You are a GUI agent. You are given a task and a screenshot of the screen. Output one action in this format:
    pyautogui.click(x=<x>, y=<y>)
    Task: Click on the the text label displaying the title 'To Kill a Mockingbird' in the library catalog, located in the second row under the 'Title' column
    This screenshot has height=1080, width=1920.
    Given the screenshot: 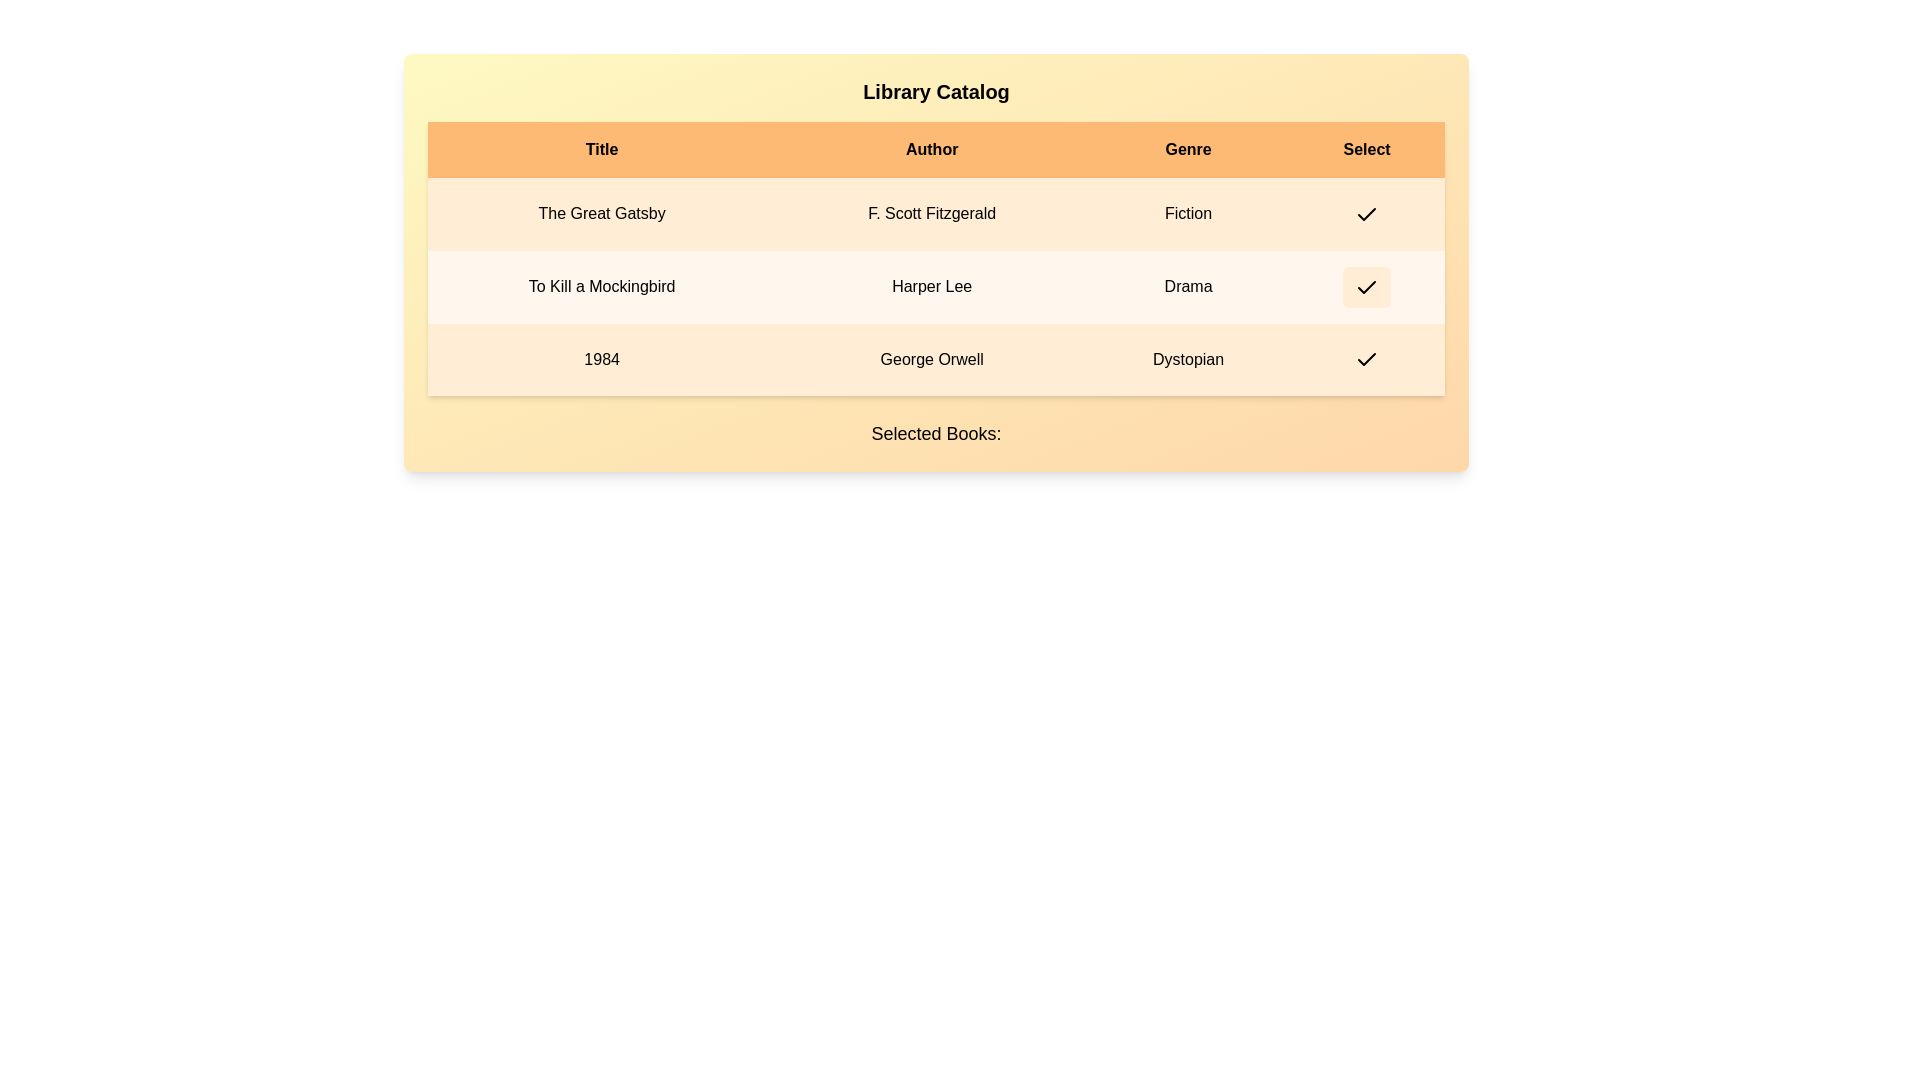 What is the action you would take?
    pyautogui.click(x=601, y=287)
    